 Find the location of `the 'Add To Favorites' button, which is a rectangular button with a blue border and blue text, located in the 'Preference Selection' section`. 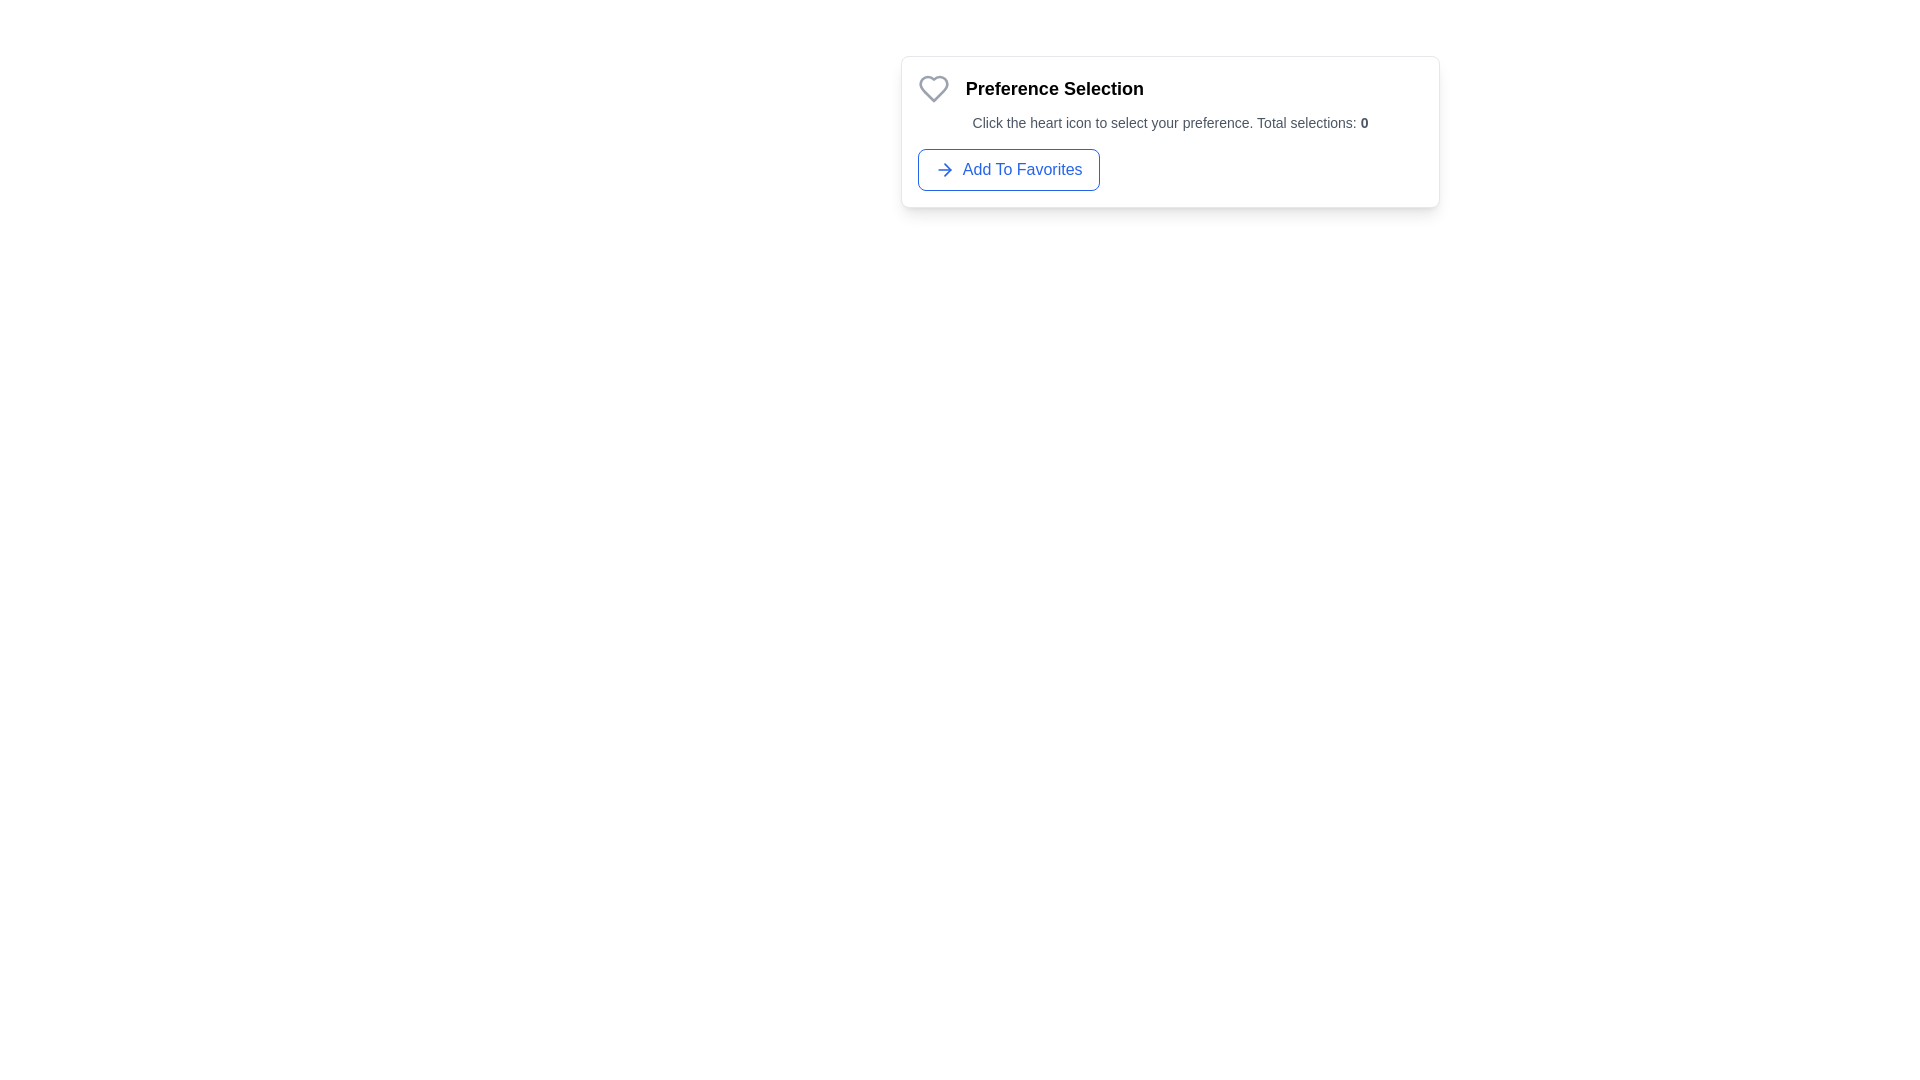

the 'Add To Favorites' button, which is a rectangular button with a blue border and blue text, located in the 'Preference Selection' section is located at coordinates (1008, 168).